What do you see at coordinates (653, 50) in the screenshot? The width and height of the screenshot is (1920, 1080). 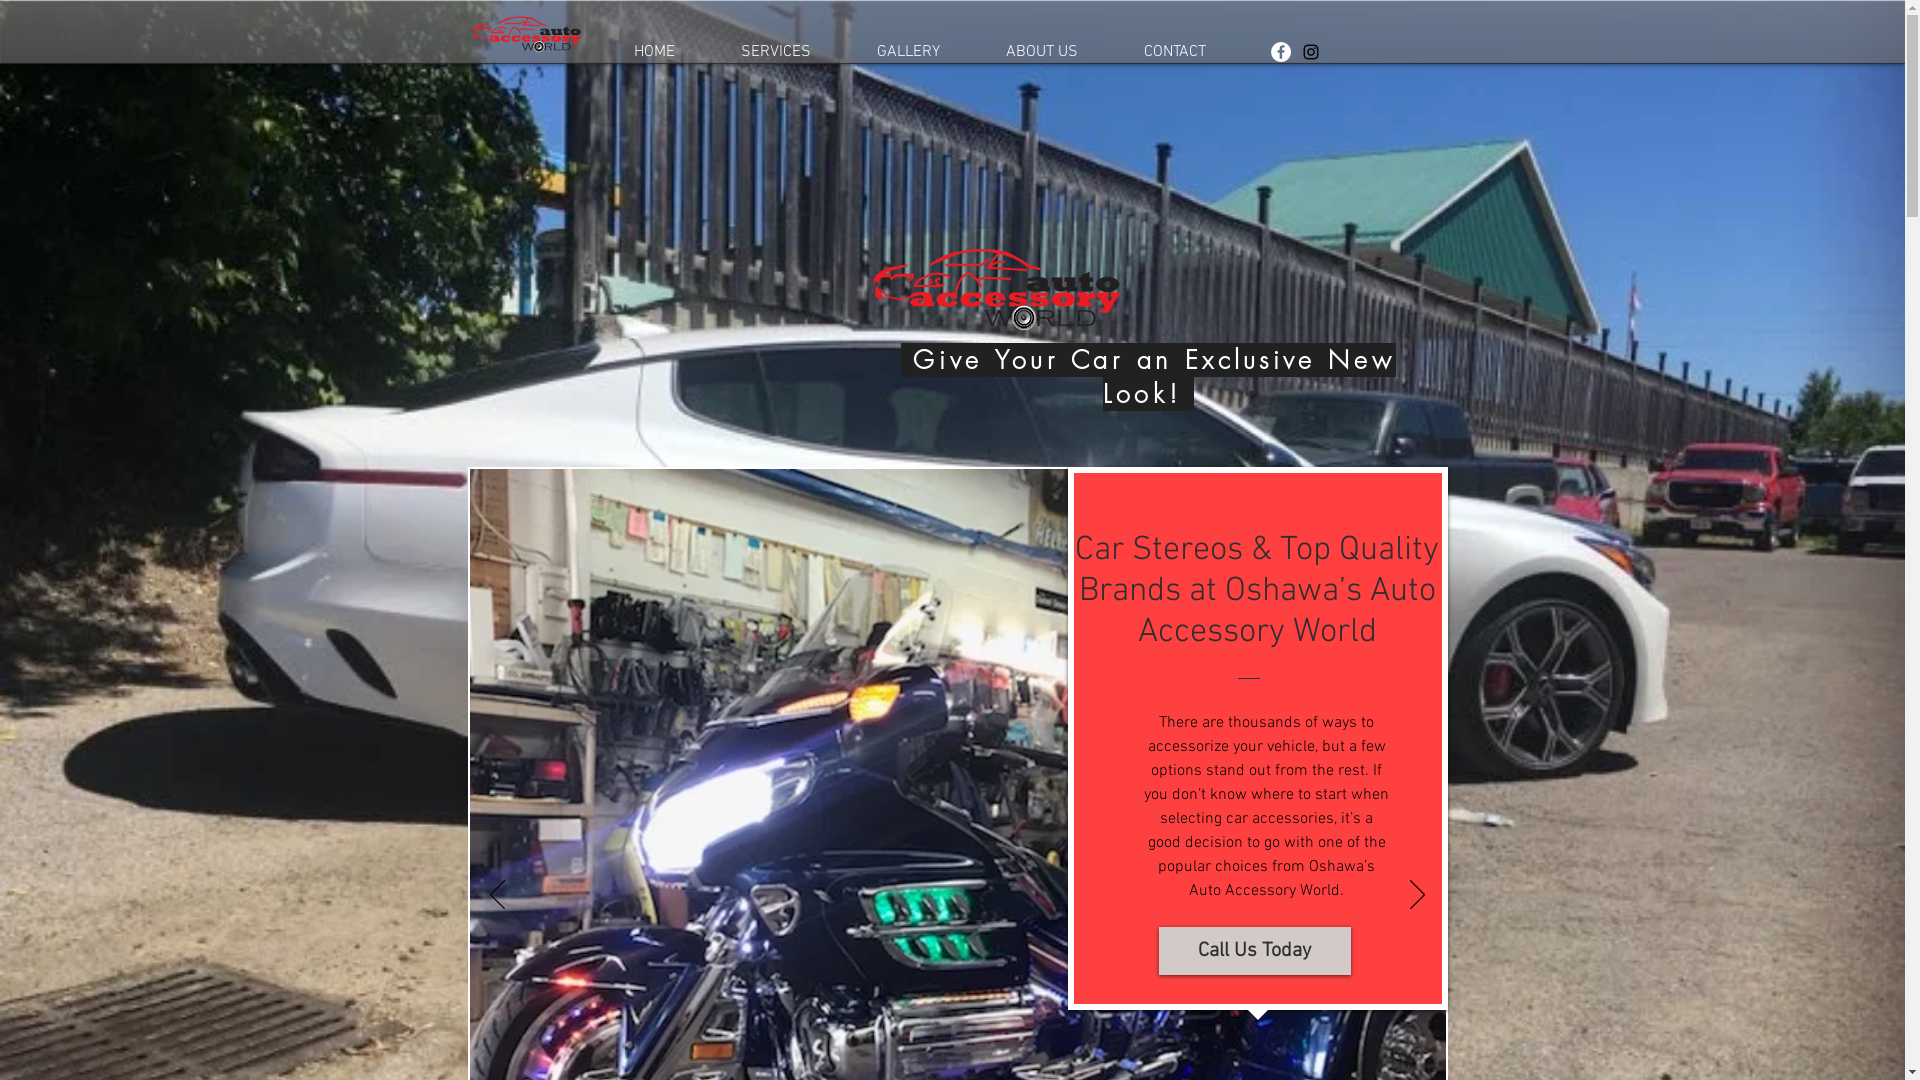 I see `'HOME'` at bounding box center [653, 50].